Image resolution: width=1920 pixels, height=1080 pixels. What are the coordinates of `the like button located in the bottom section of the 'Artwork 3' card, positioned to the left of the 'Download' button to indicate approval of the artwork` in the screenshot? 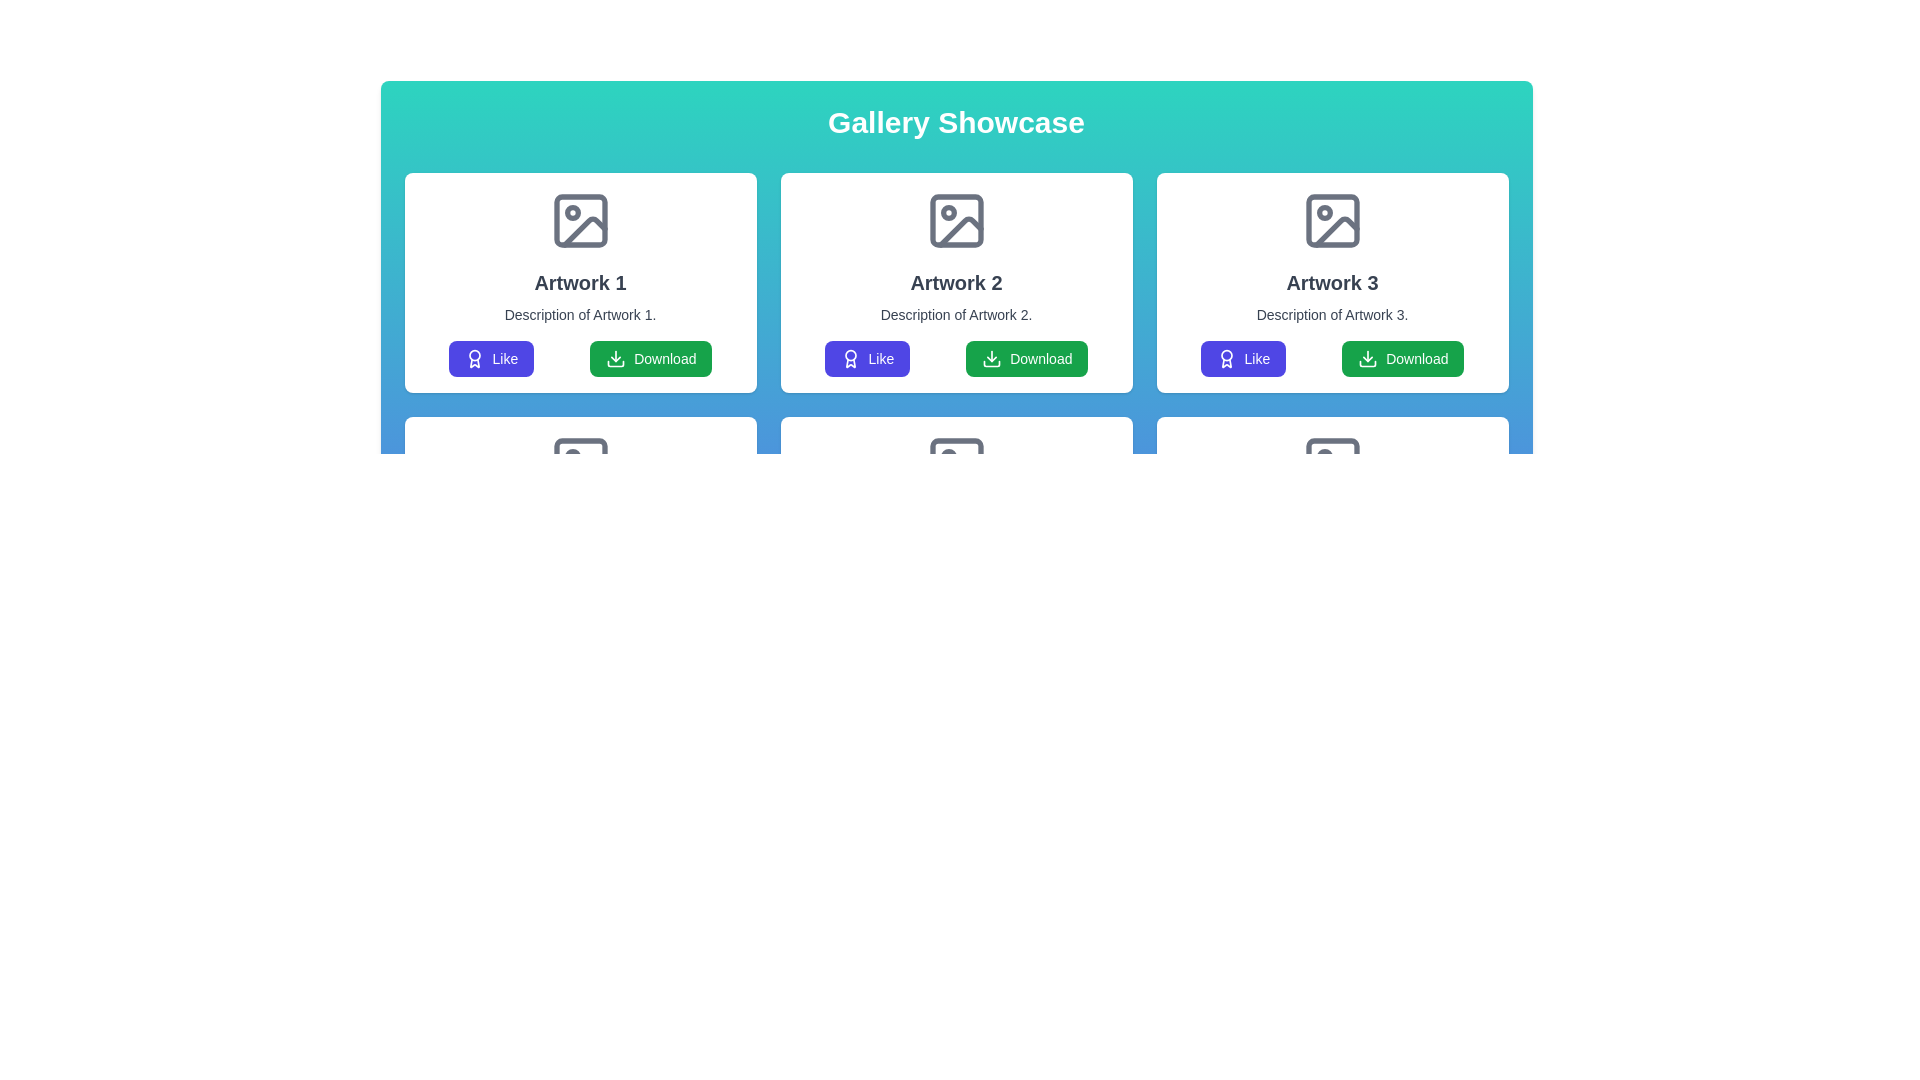 It's located at (1242, 357).